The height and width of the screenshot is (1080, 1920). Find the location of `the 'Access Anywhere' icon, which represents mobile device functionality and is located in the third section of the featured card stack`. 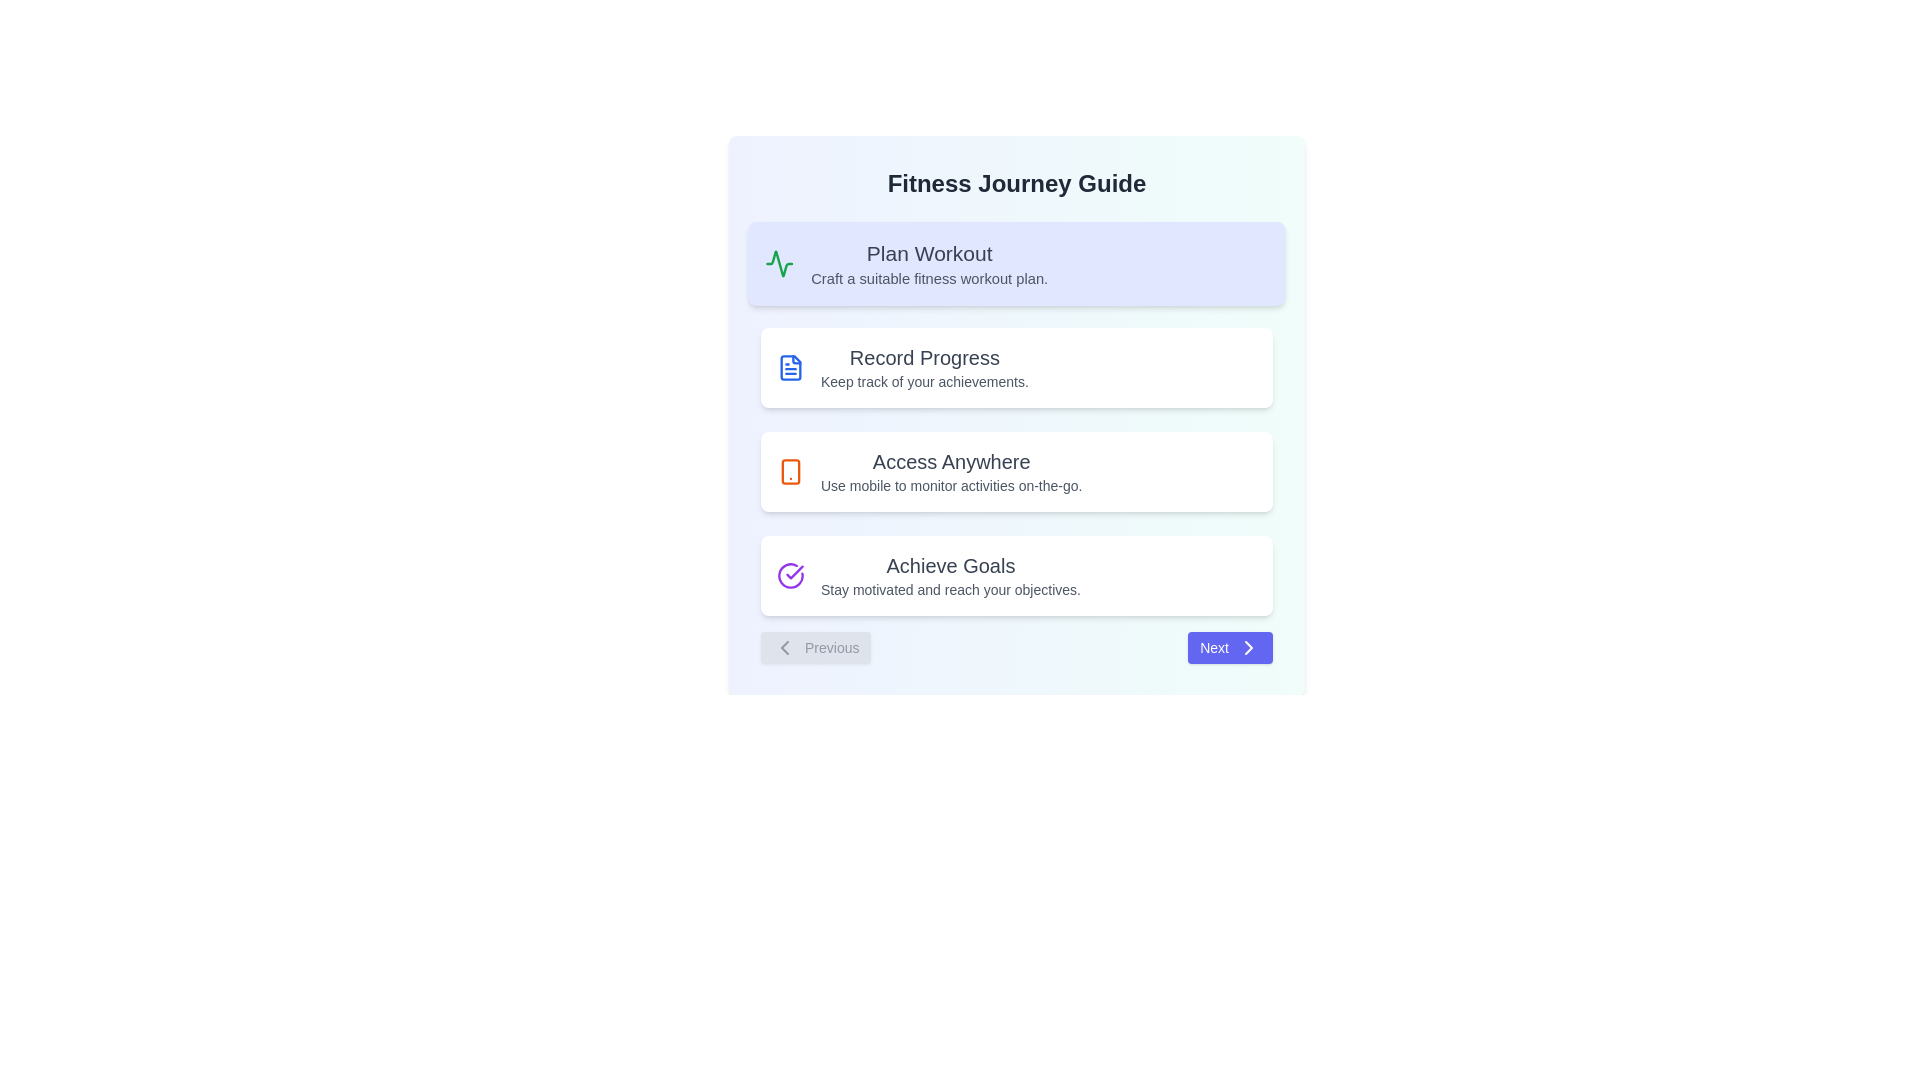

the 'Access Anywhere' icon, which represents mobile device functionality and is located in the third section of the featured card stack is located at coordinates (790, 471).